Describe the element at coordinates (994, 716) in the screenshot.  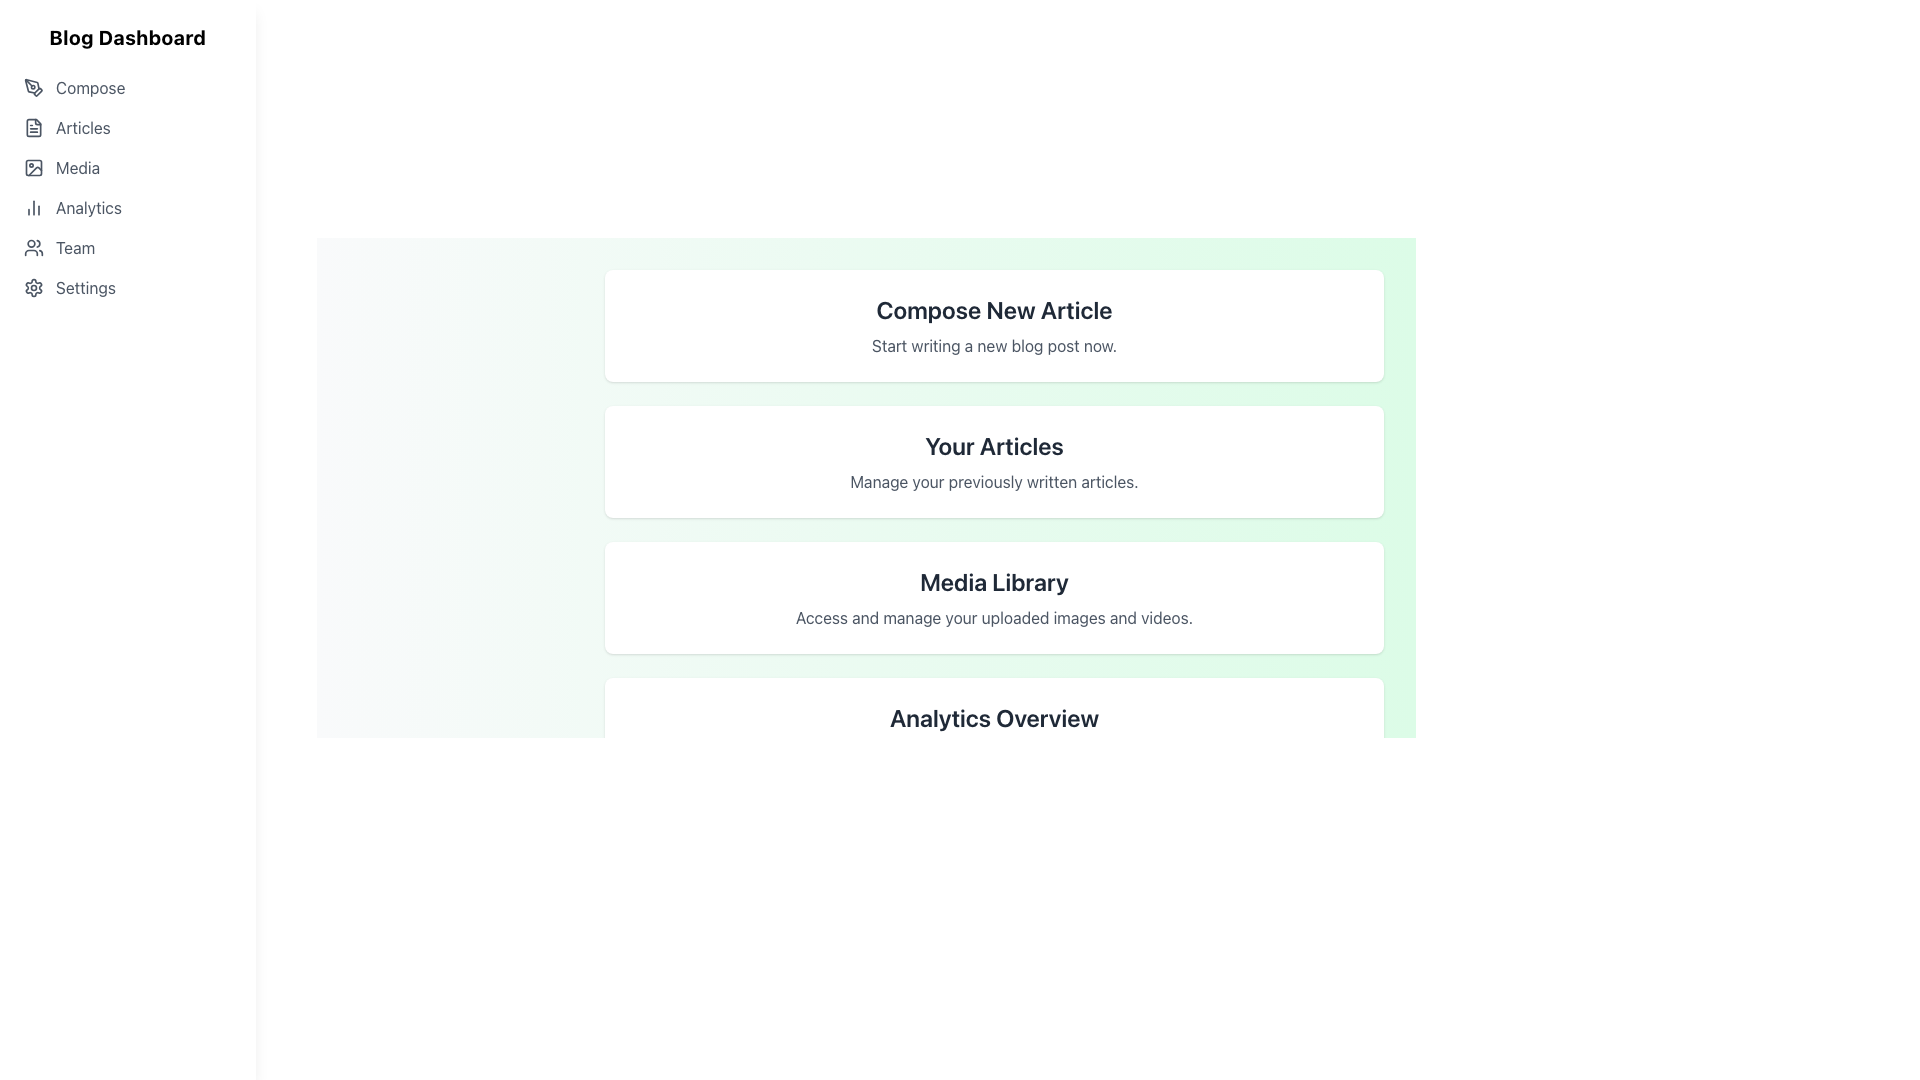
I see `the Text label that serves as the headline for the card titled 'Analytics OverviewView detailed insights about your blog.' positioned at the top of the card` at that location.